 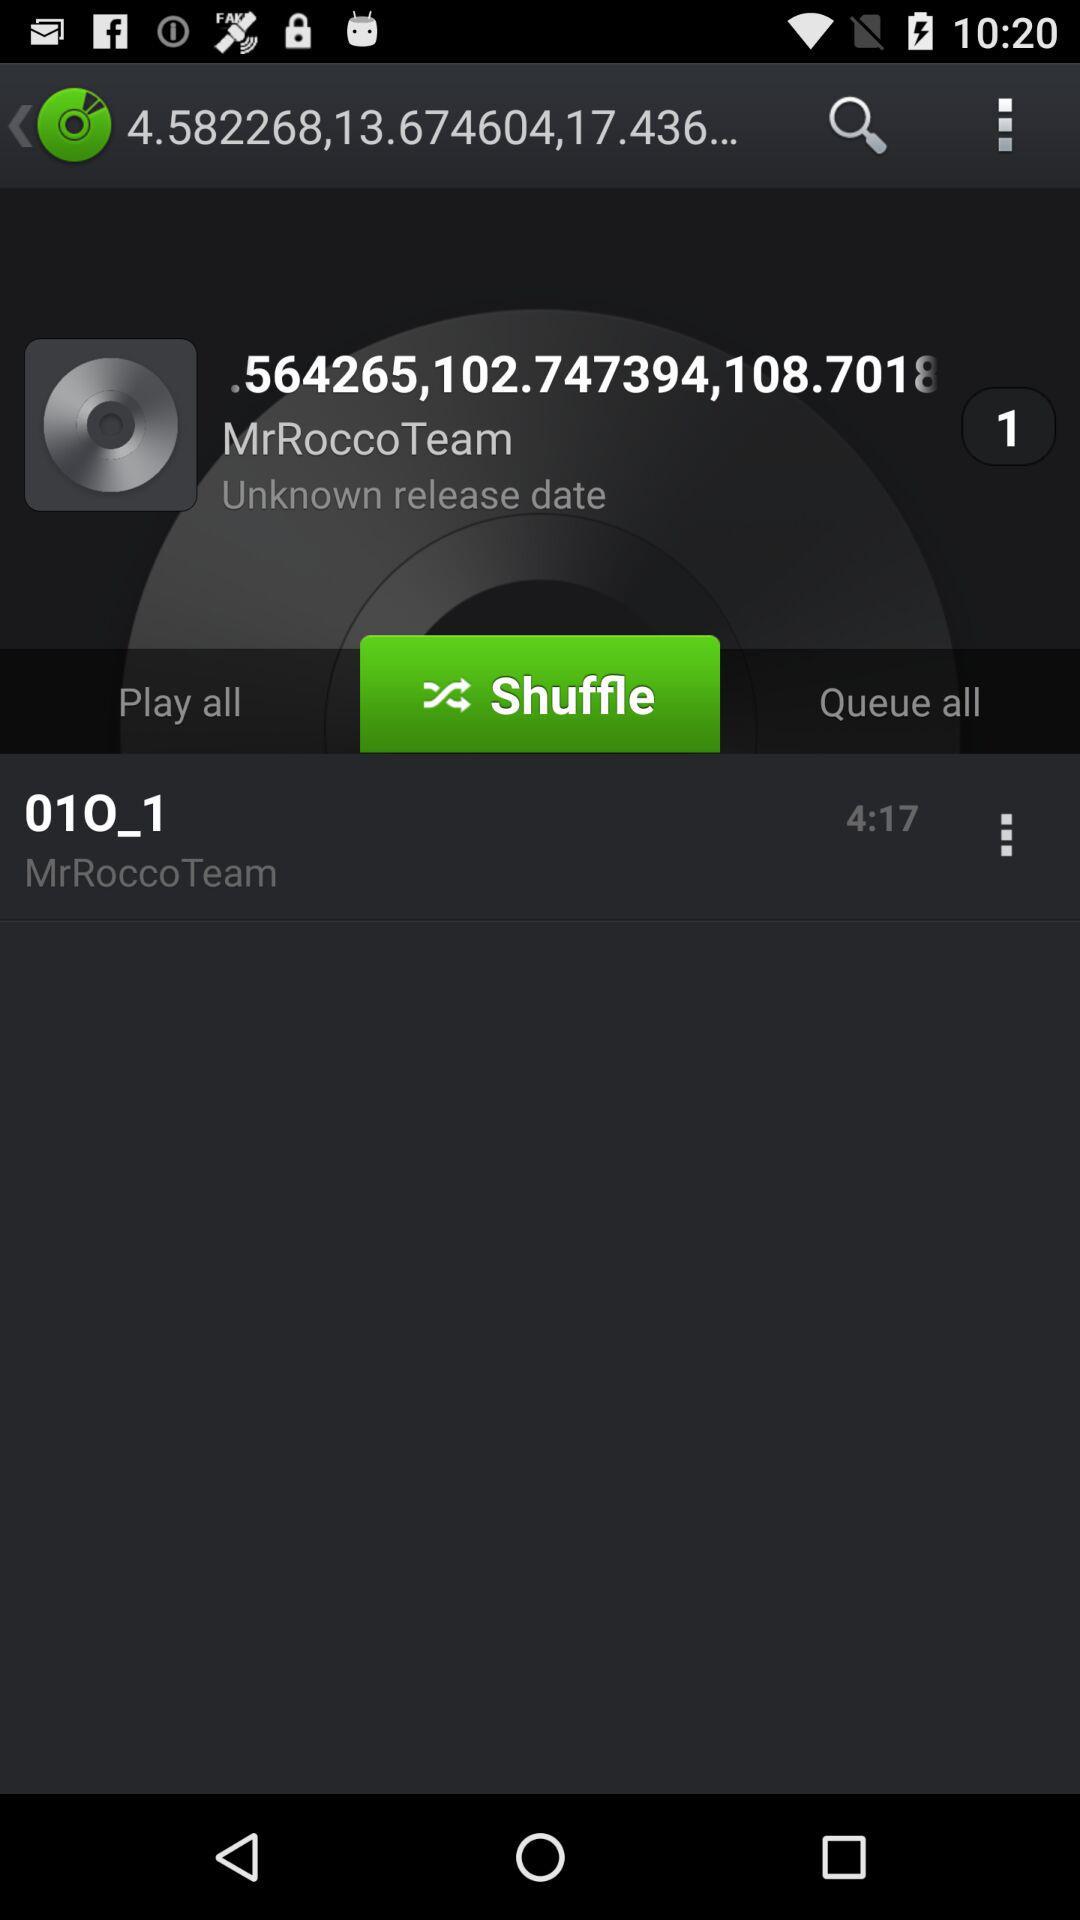 What do you see at coordinates (180, 701) in the screenshot?
I see `play all item` at bounding box center [180, 701].